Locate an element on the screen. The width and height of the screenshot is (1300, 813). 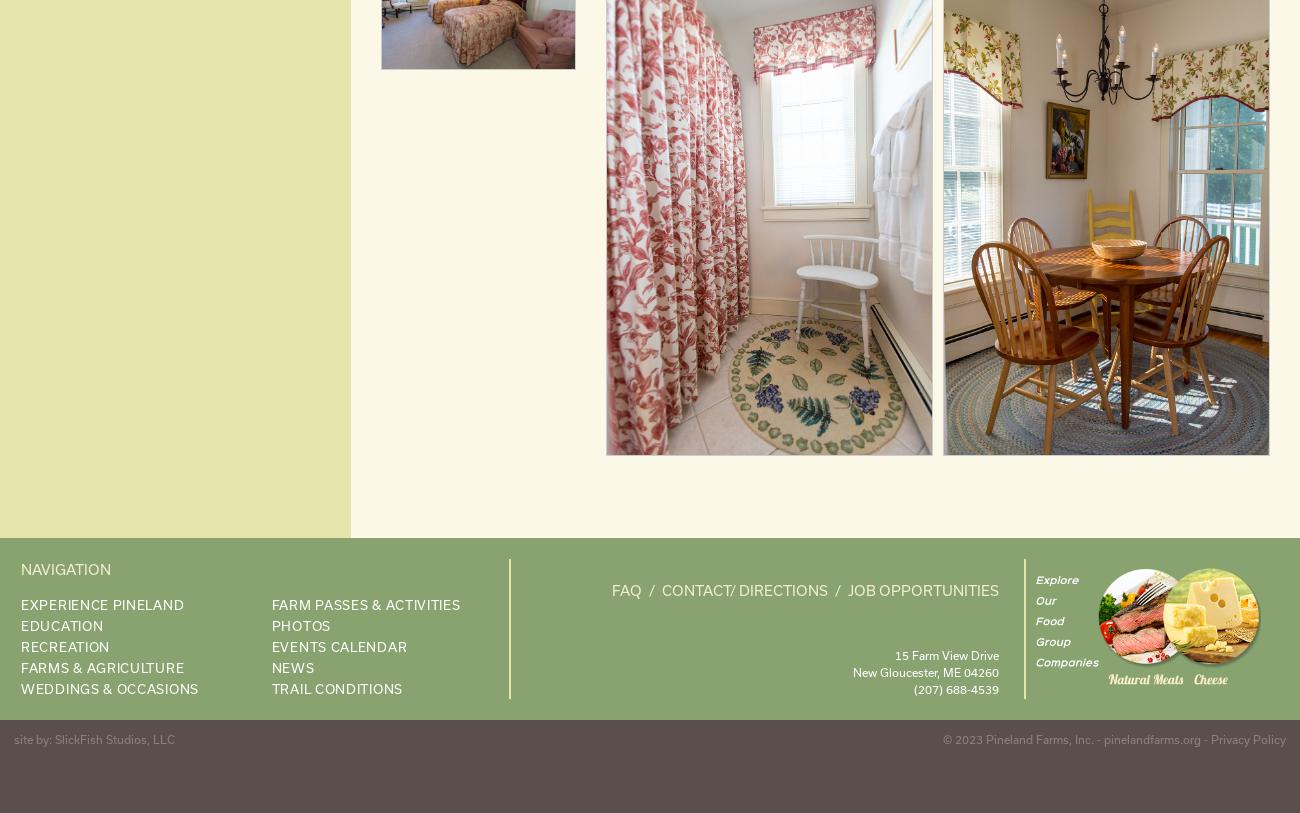
'Photos' is located at coordinates (300, 625).